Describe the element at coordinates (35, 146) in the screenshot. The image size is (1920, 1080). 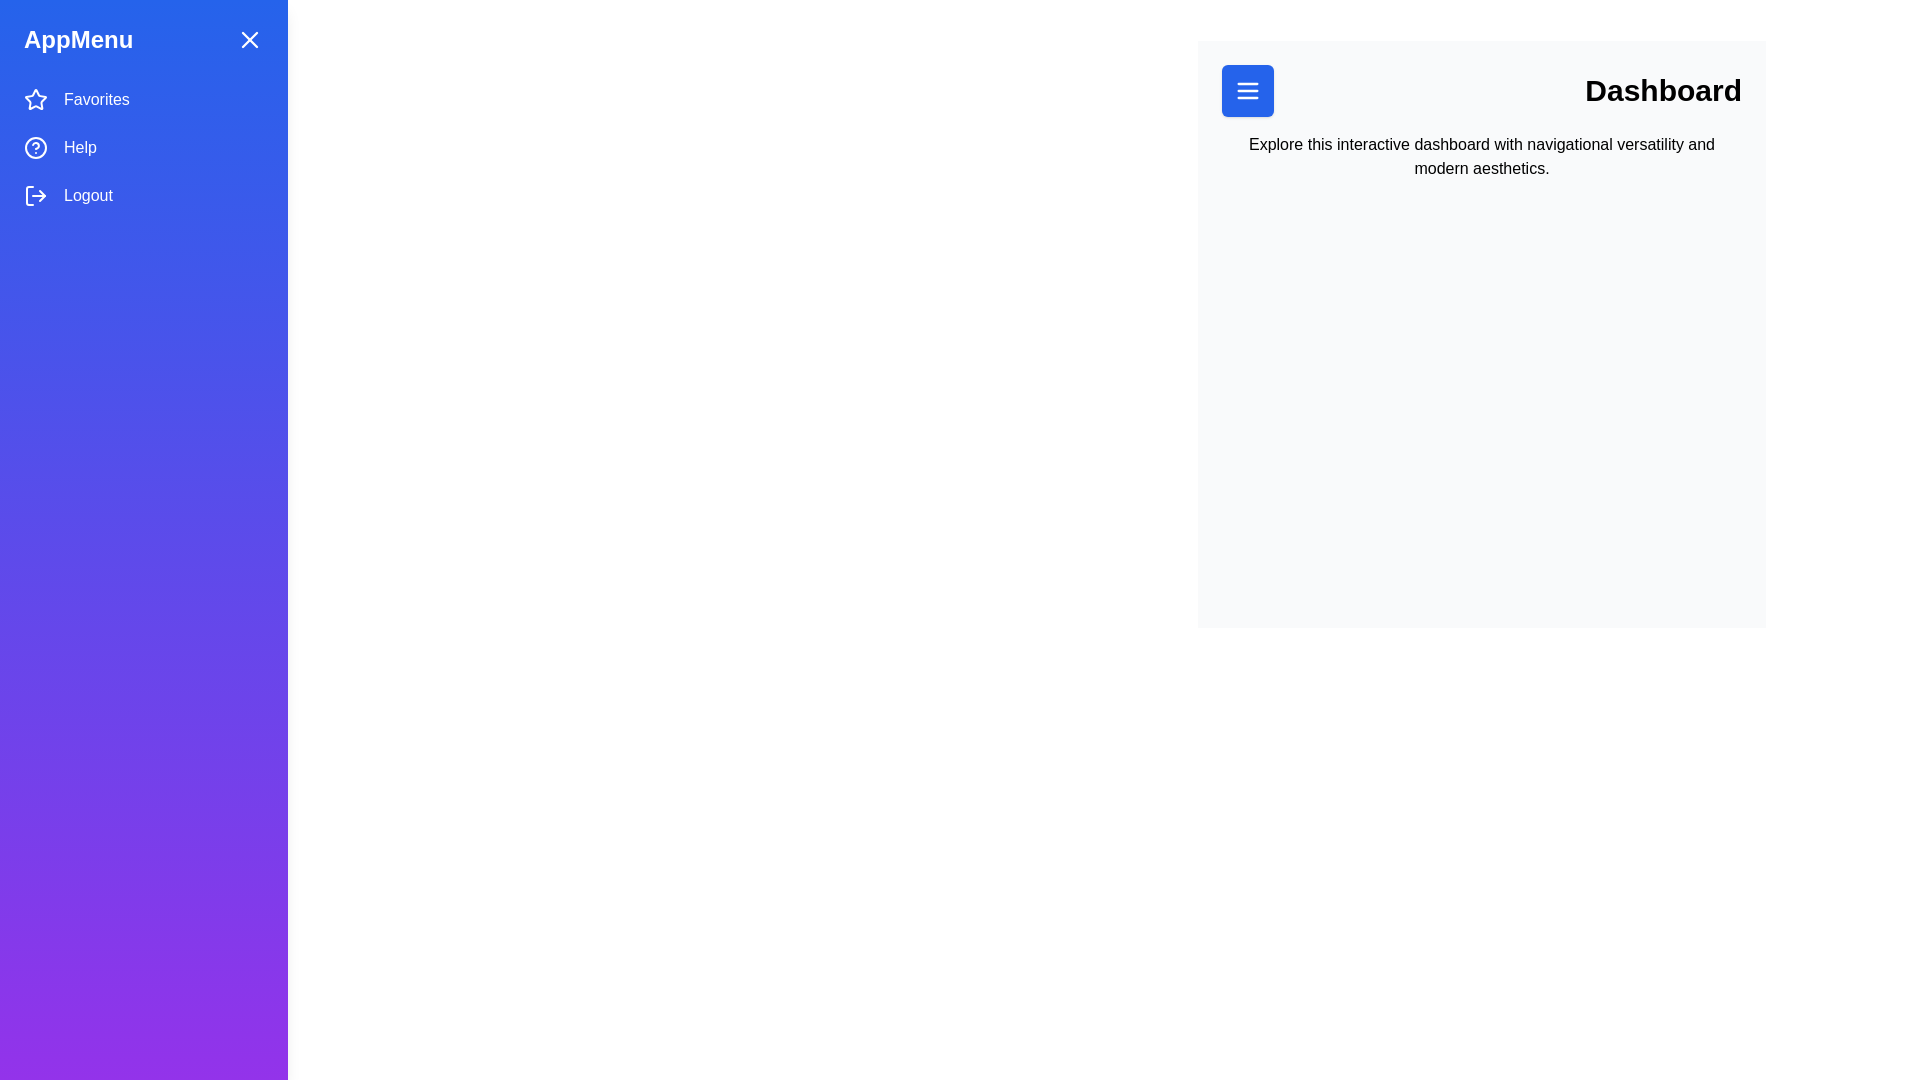
I see `the Help icon in the application's navigation menu` at that location.